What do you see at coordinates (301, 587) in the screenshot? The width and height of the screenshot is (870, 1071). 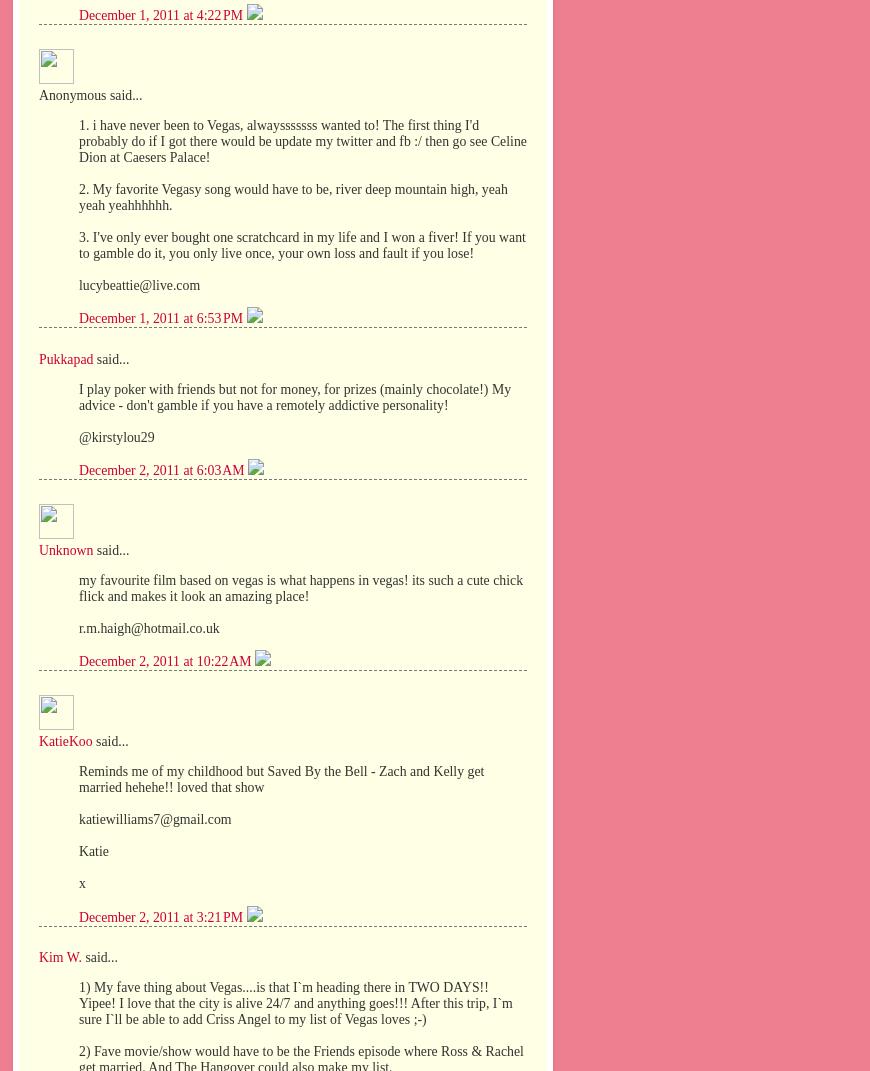 I see `'my favourite film based on vegas is what happens in vegas! its such a cute chick flick and makes it look an amazing place!'` at bounding box center [301, 587].